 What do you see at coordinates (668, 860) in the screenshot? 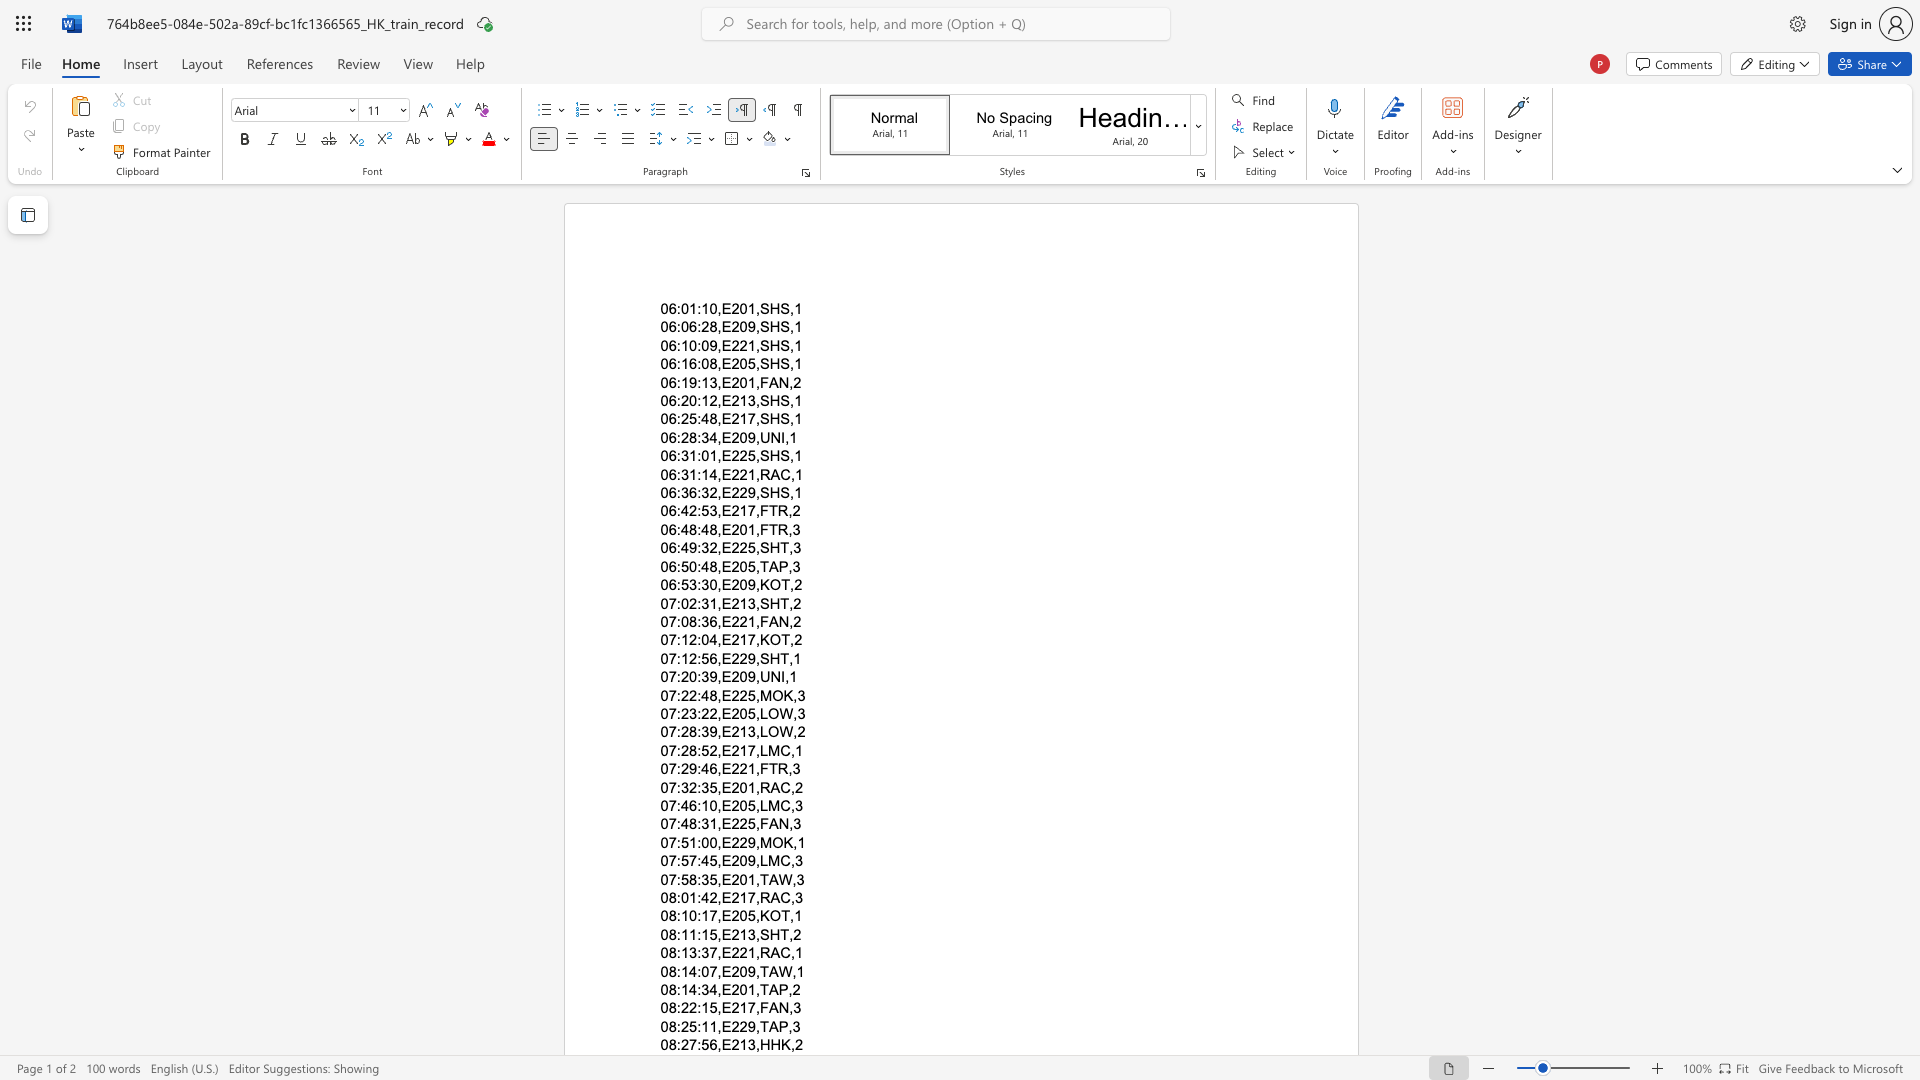
I see `the subset text "7:57:45,E2" within the text "07:57:45,E209,LMC,3"` at bounding box center [668, 860].